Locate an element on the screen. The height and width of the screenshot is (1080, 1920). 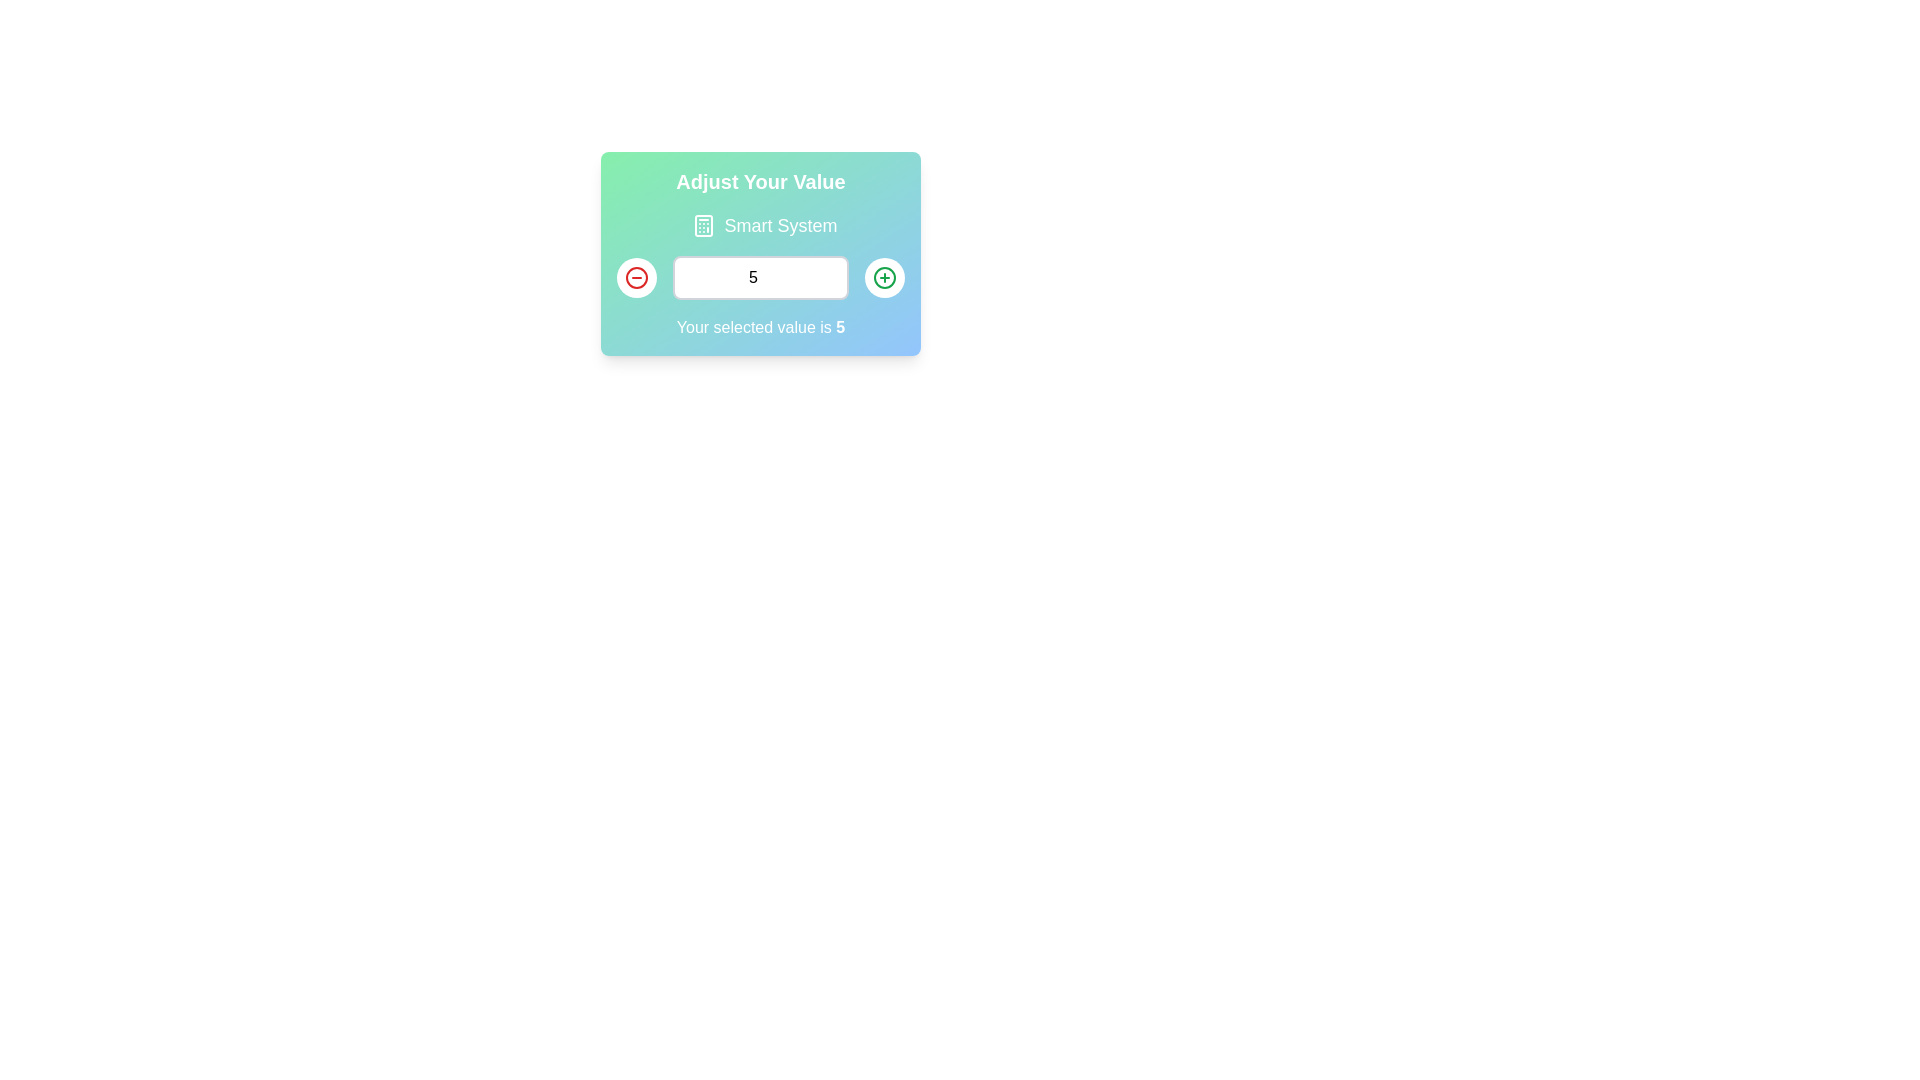
the rectangular display component of the calculator icon, which serves as the interactive display area is located at coordinates (704, 225).